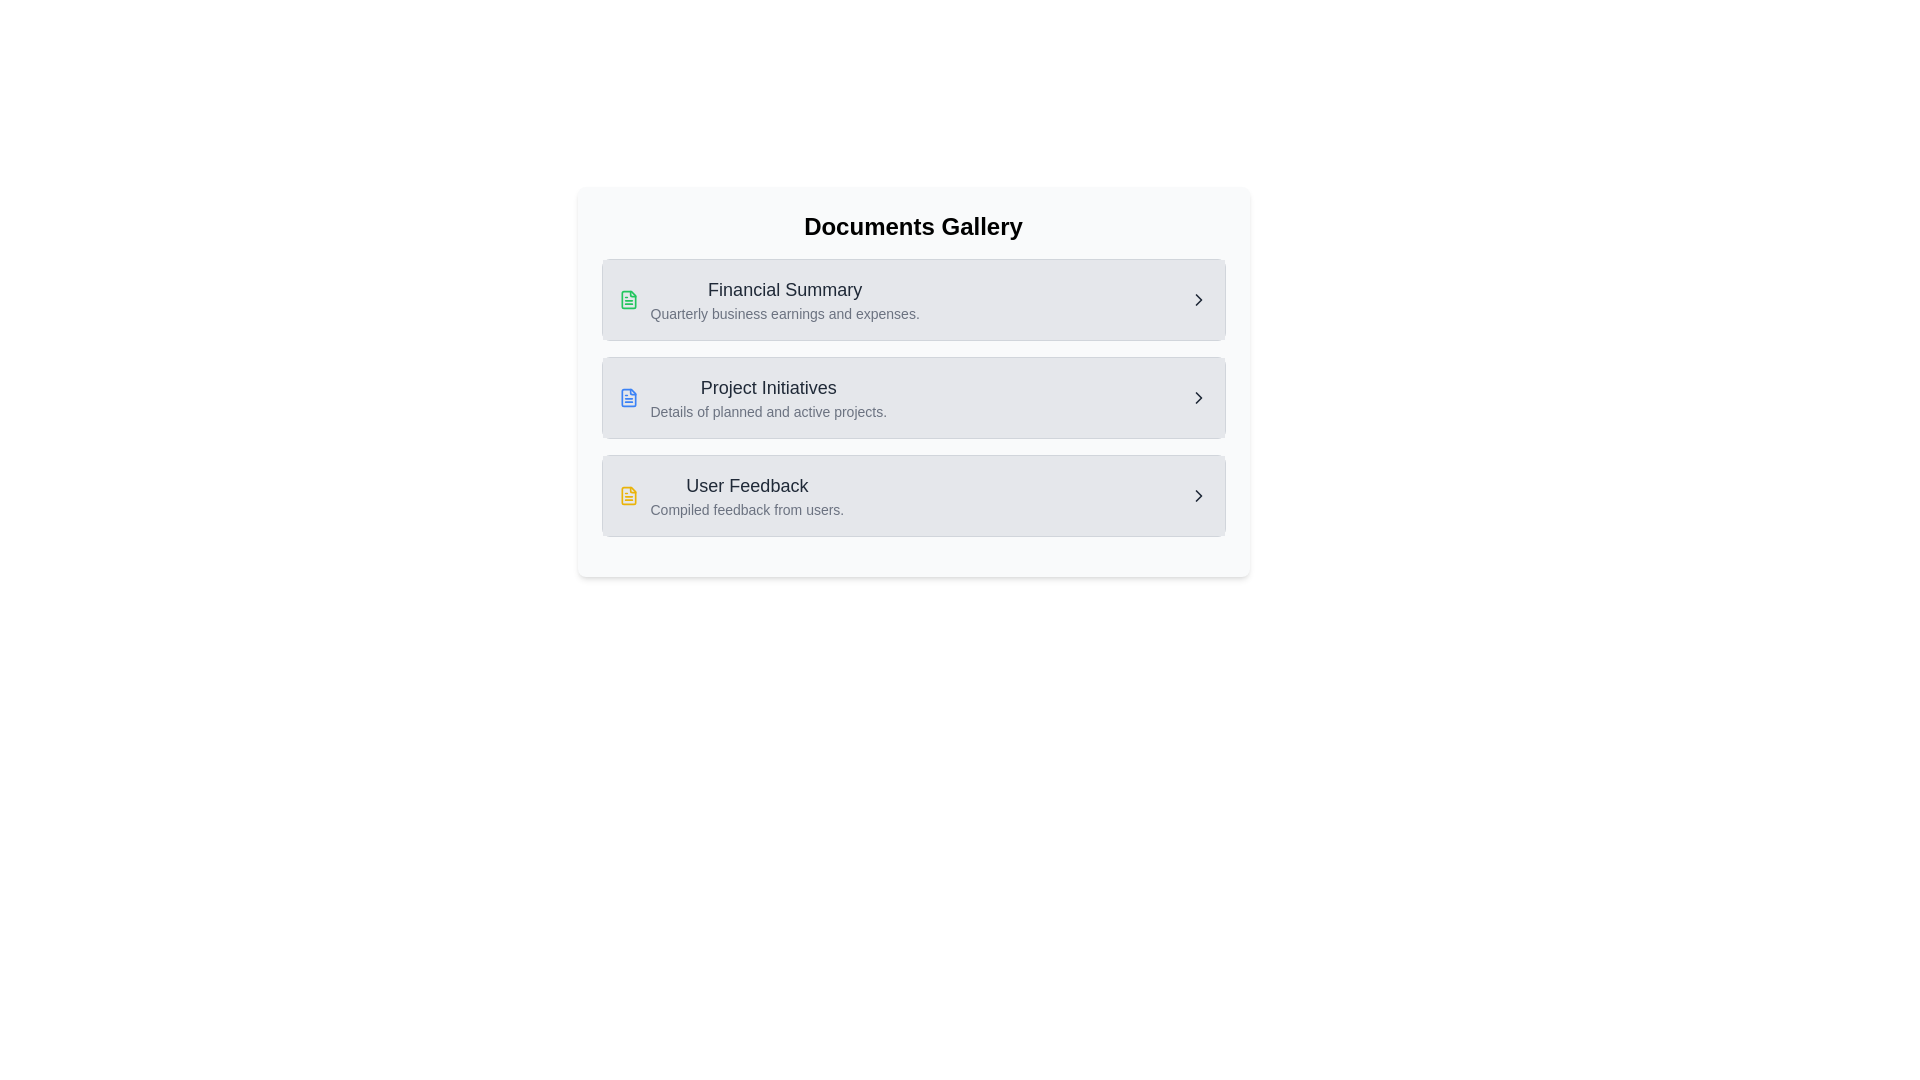 Image resolution: width=1920 pixels, height=1080 pixels. Describe the element at coordinates (627, 495) in the screenshot. I see `the document icon representing 'User Feedback' in the Documents Gallery section, which is located to the left of the text 'User Feedback'` at that location.